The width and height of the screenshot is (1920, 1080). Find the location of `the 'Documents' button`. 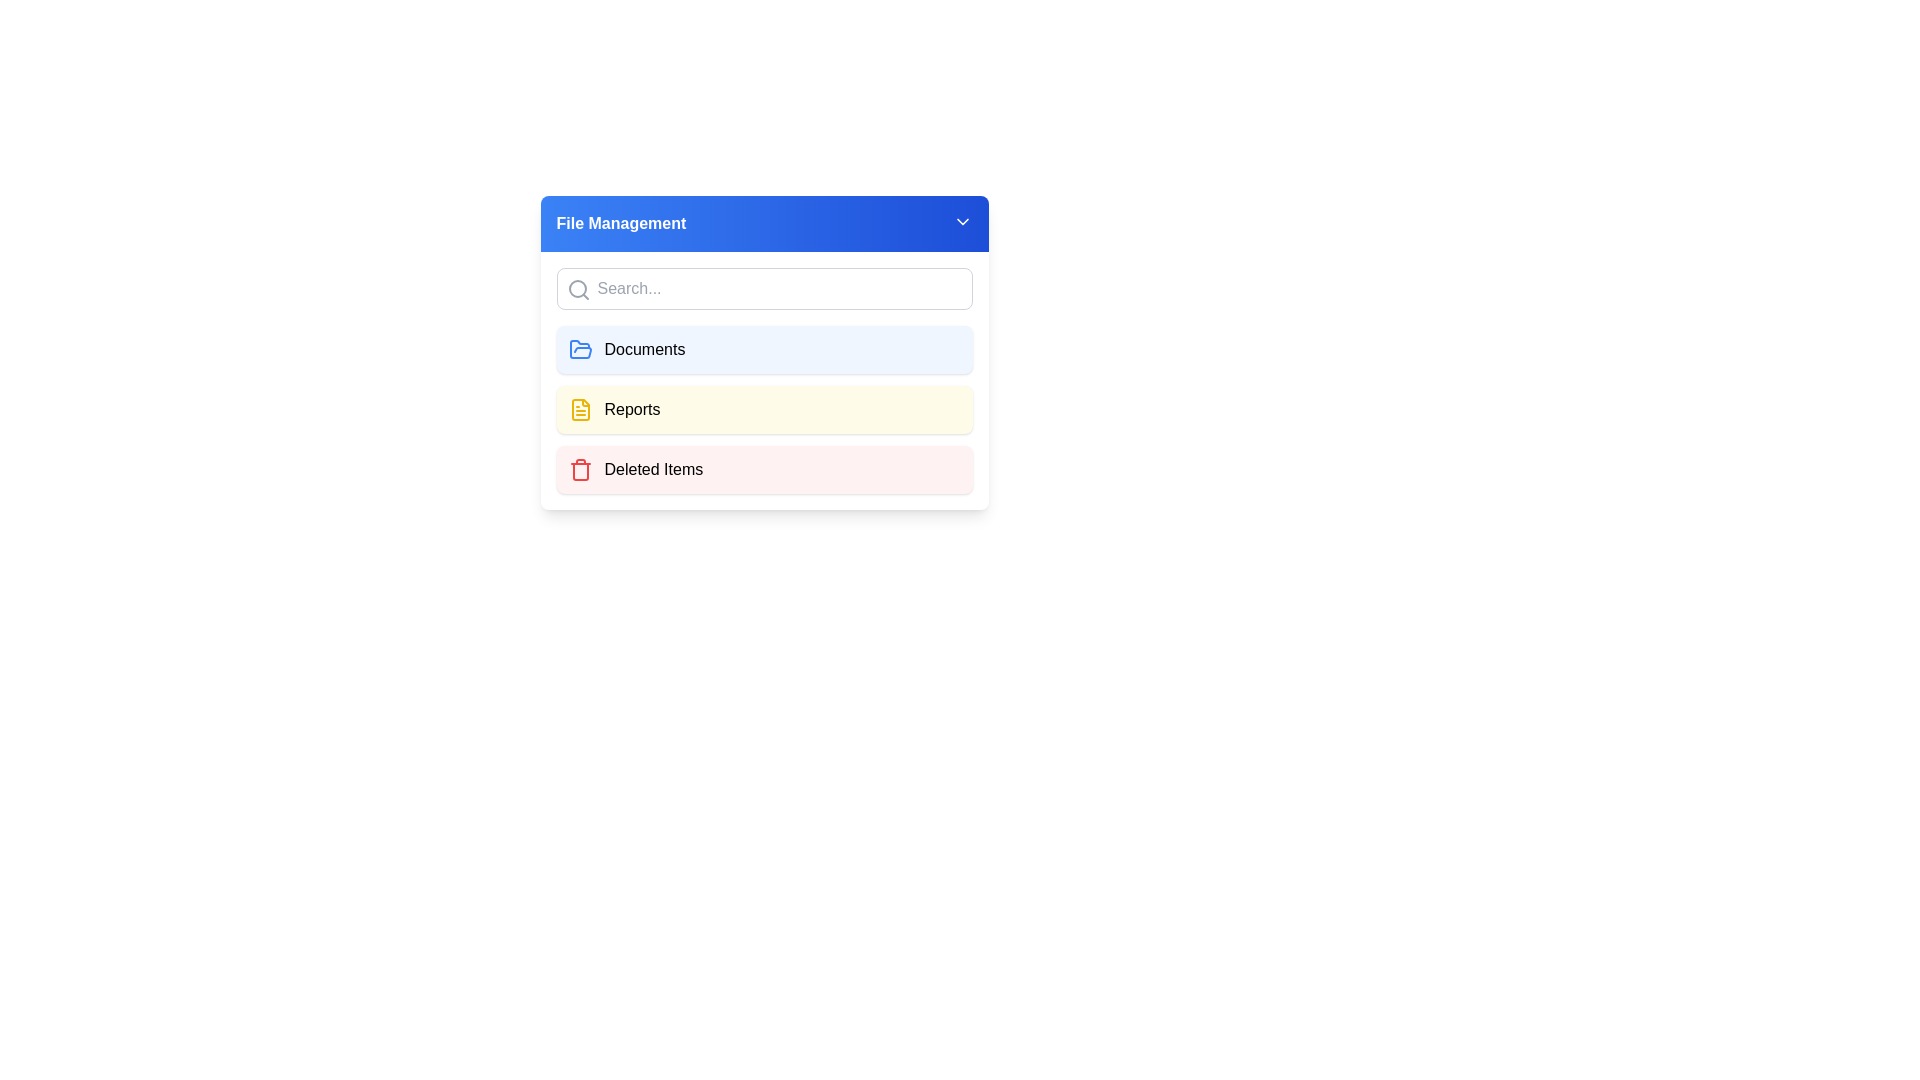

the 'Documents' button is located at coordinates (763, 352).